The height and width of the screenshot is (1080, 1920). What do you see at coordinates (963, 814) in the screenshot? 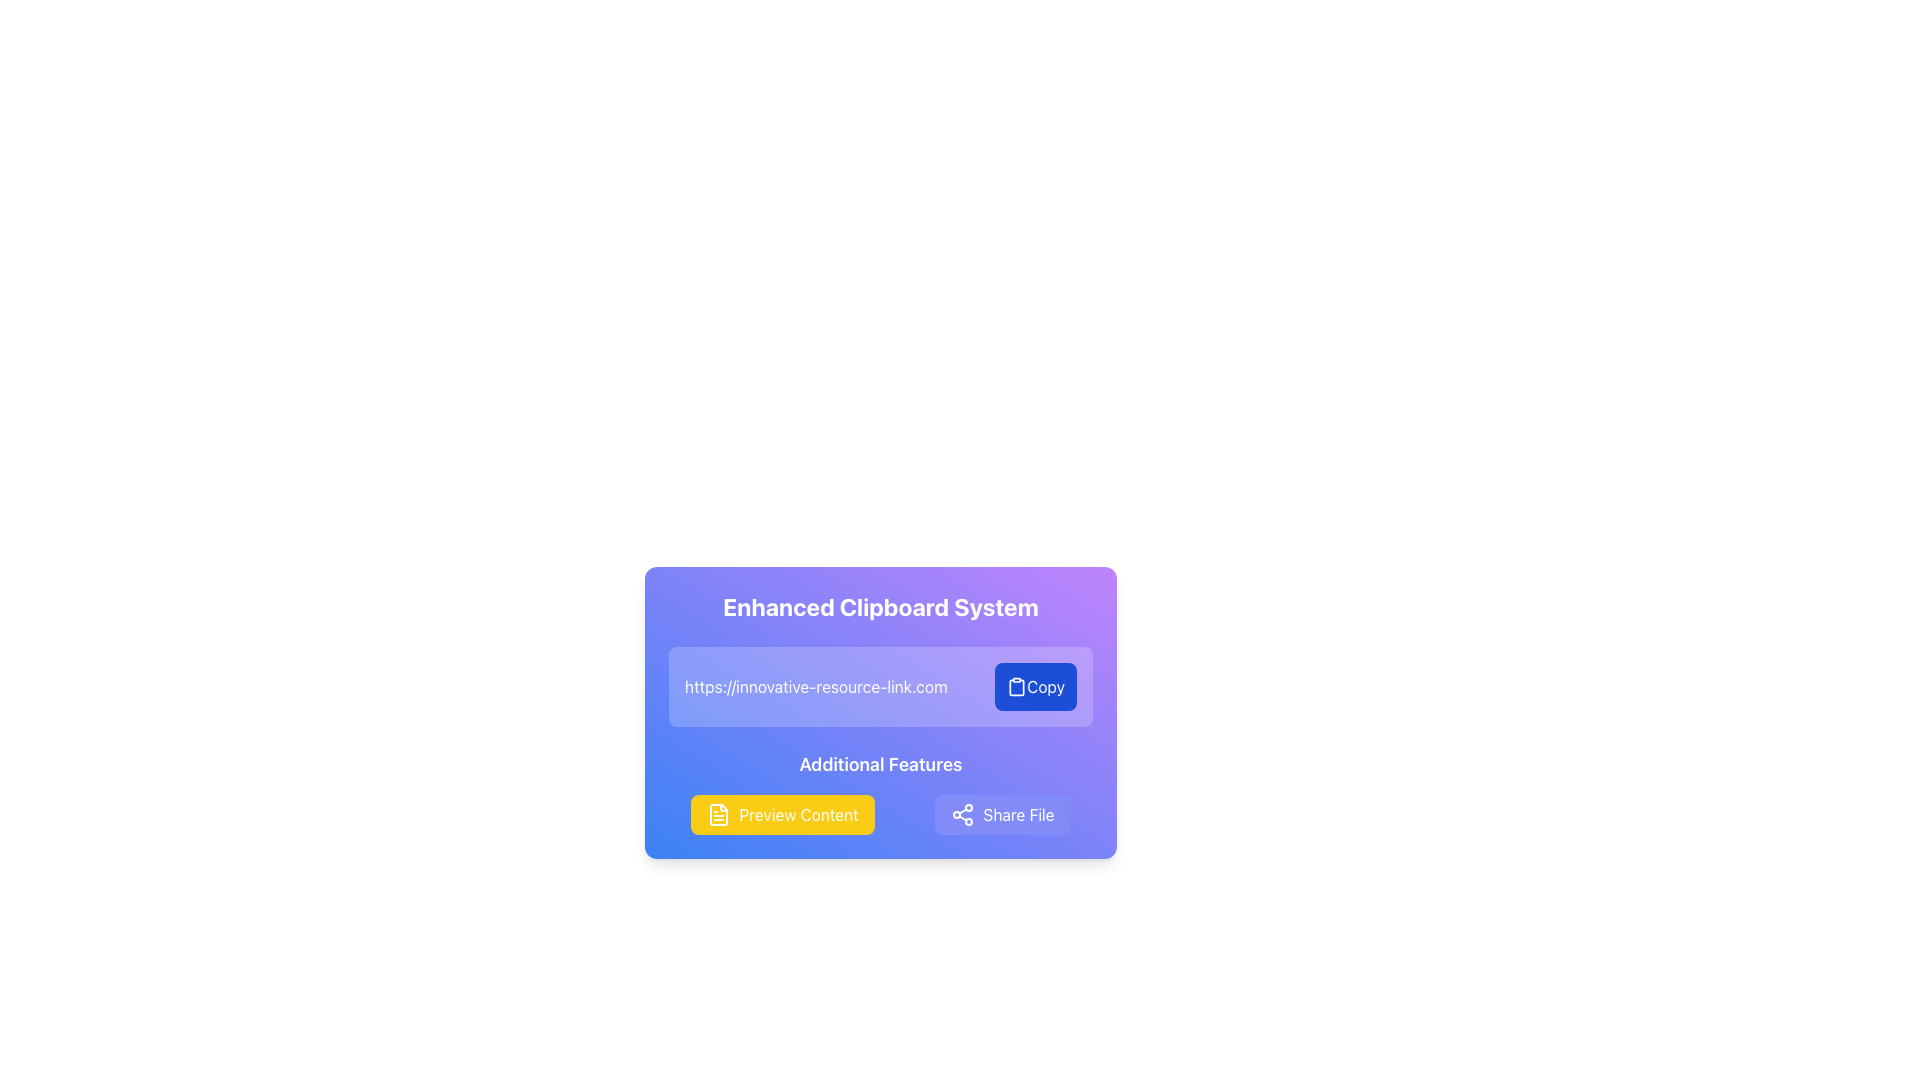
I see `the small circular share icon, which is white on a light purple background, located at the bottom-right of the 'Additional Features' section next to the 'Preview Content' button` at bounding box center [963, 814].